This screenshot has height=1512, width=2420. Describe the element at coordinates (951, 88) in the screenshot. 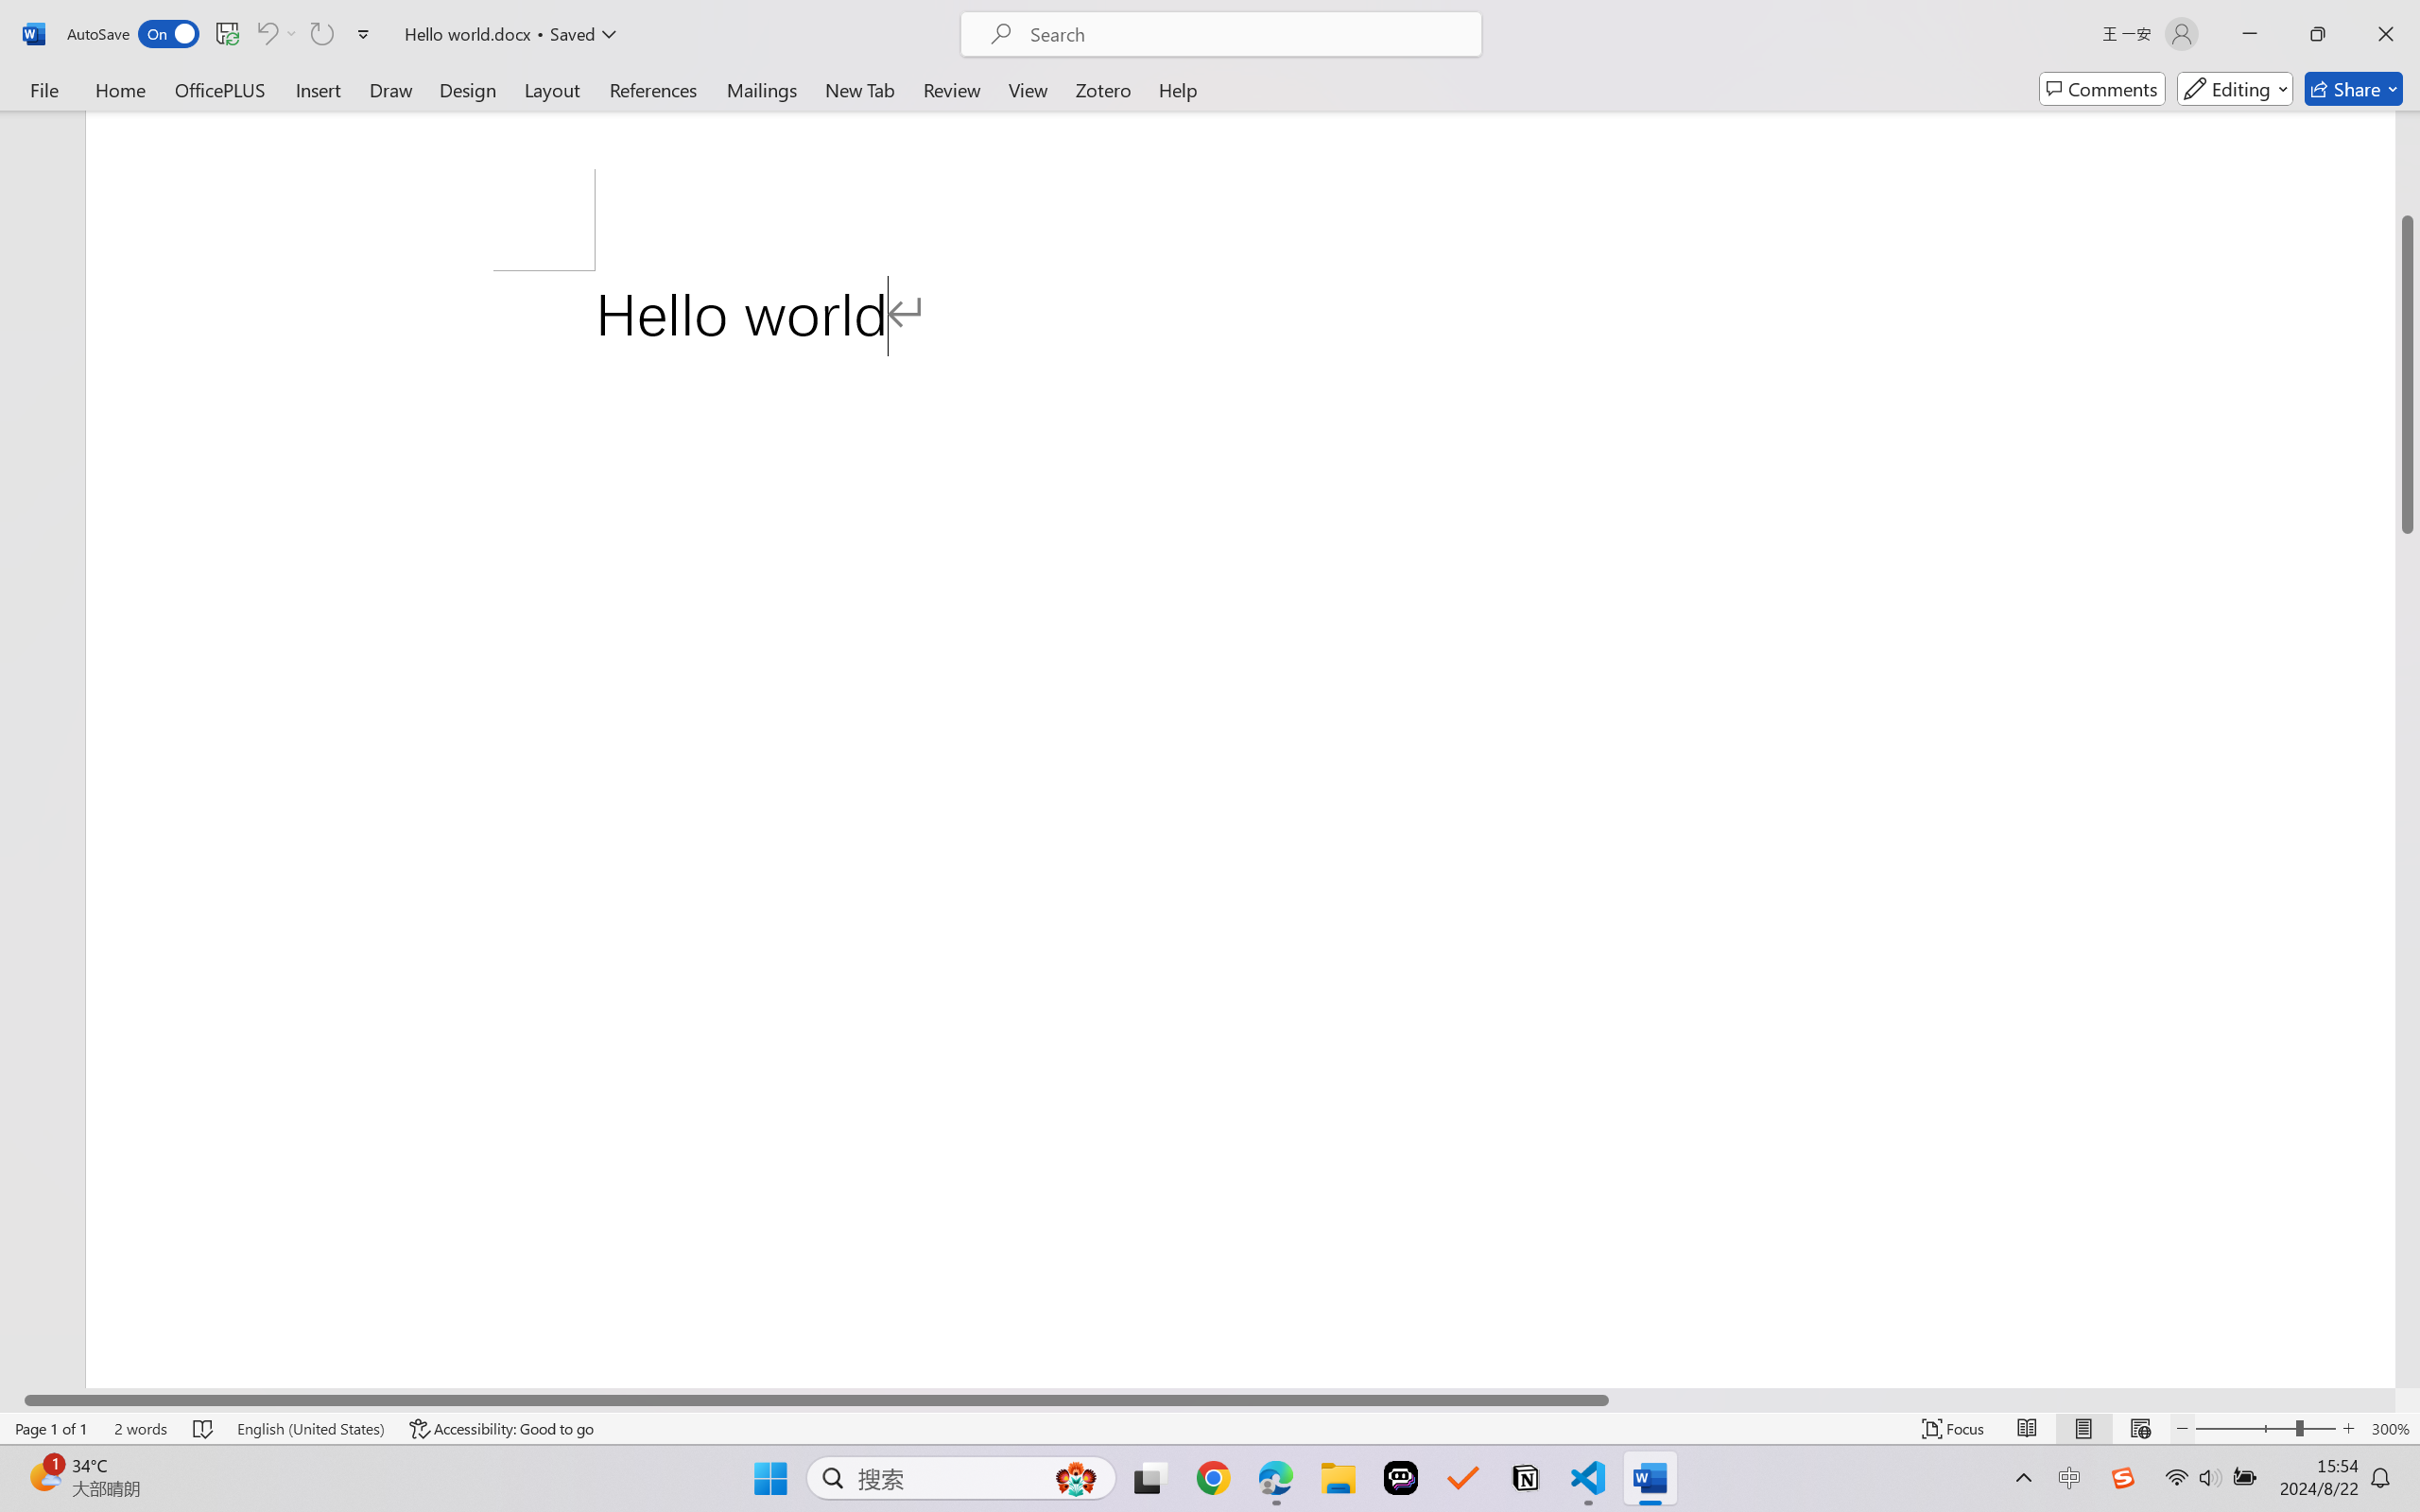

I see `'Review'` at that location.